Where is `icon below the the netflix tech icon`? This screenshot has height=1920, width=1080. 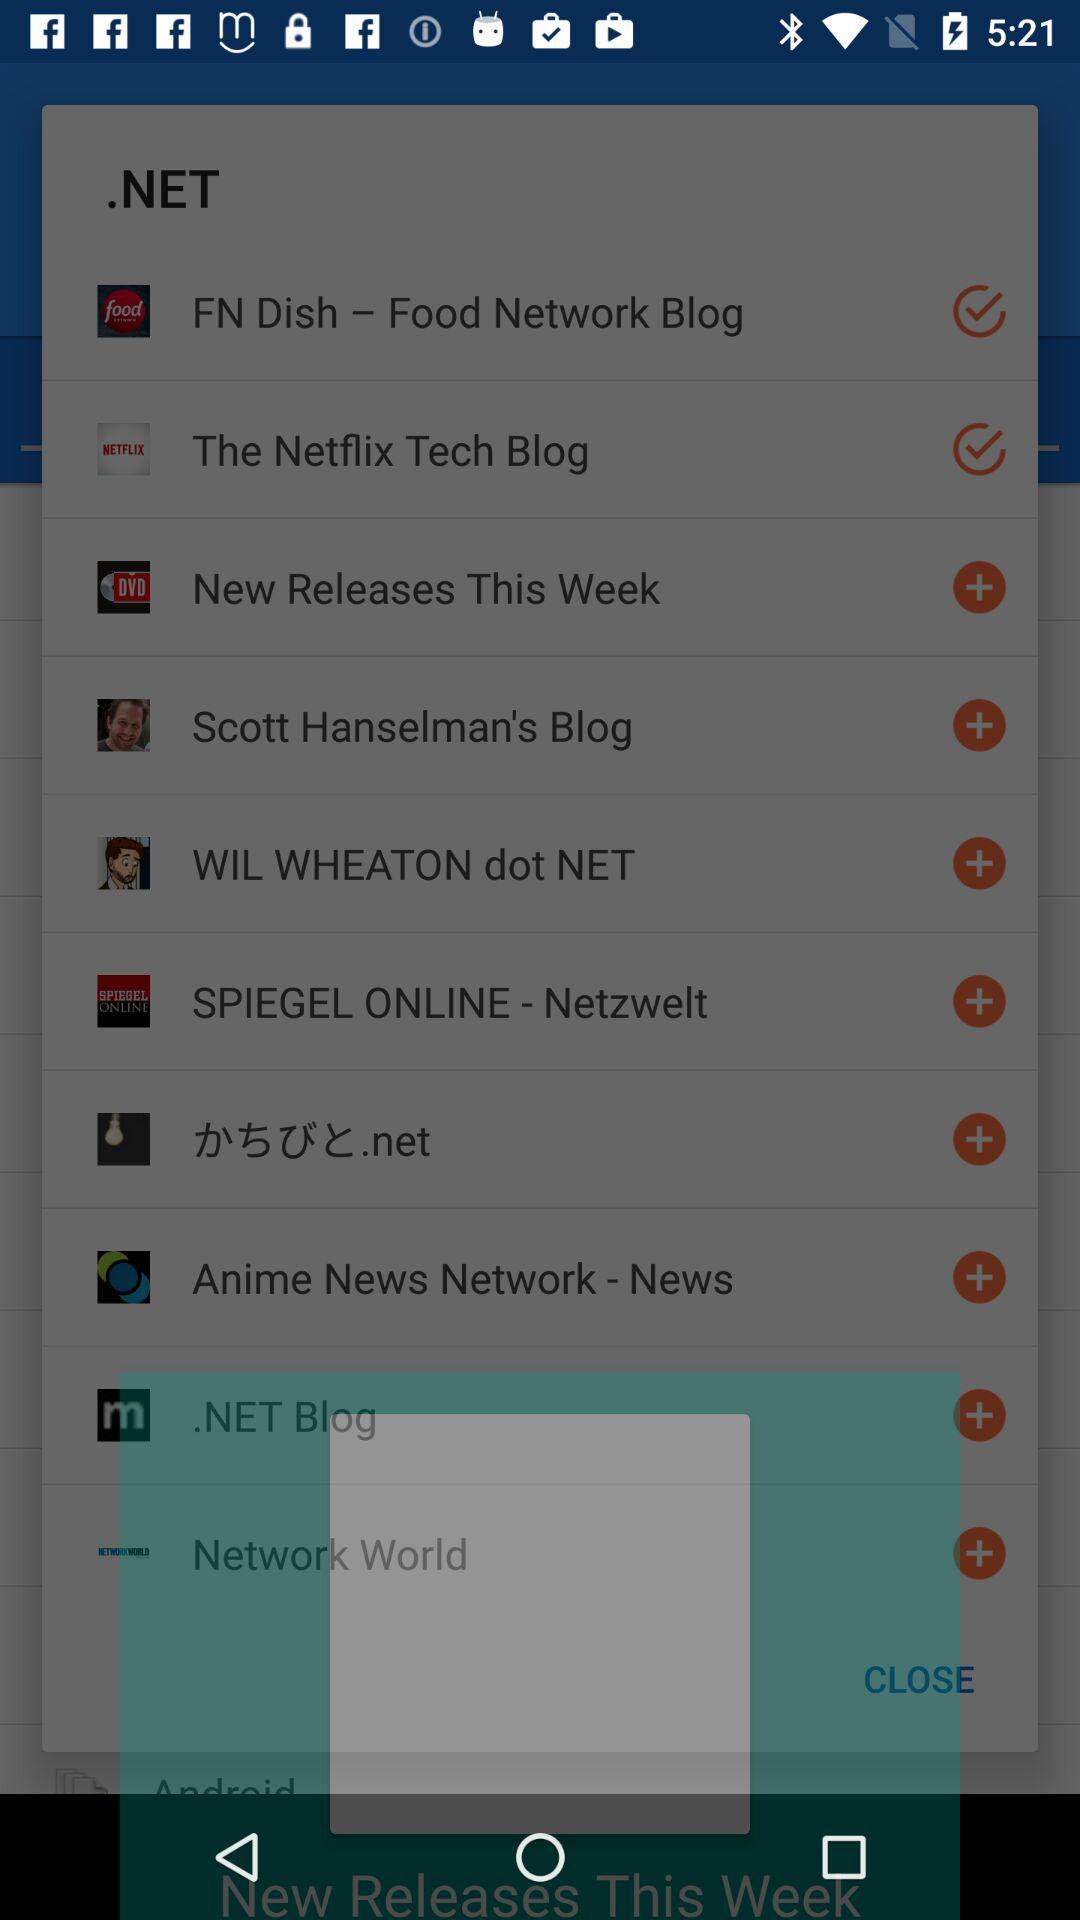
icon below the the netflix tech icon is located at coordinates (563, 586).